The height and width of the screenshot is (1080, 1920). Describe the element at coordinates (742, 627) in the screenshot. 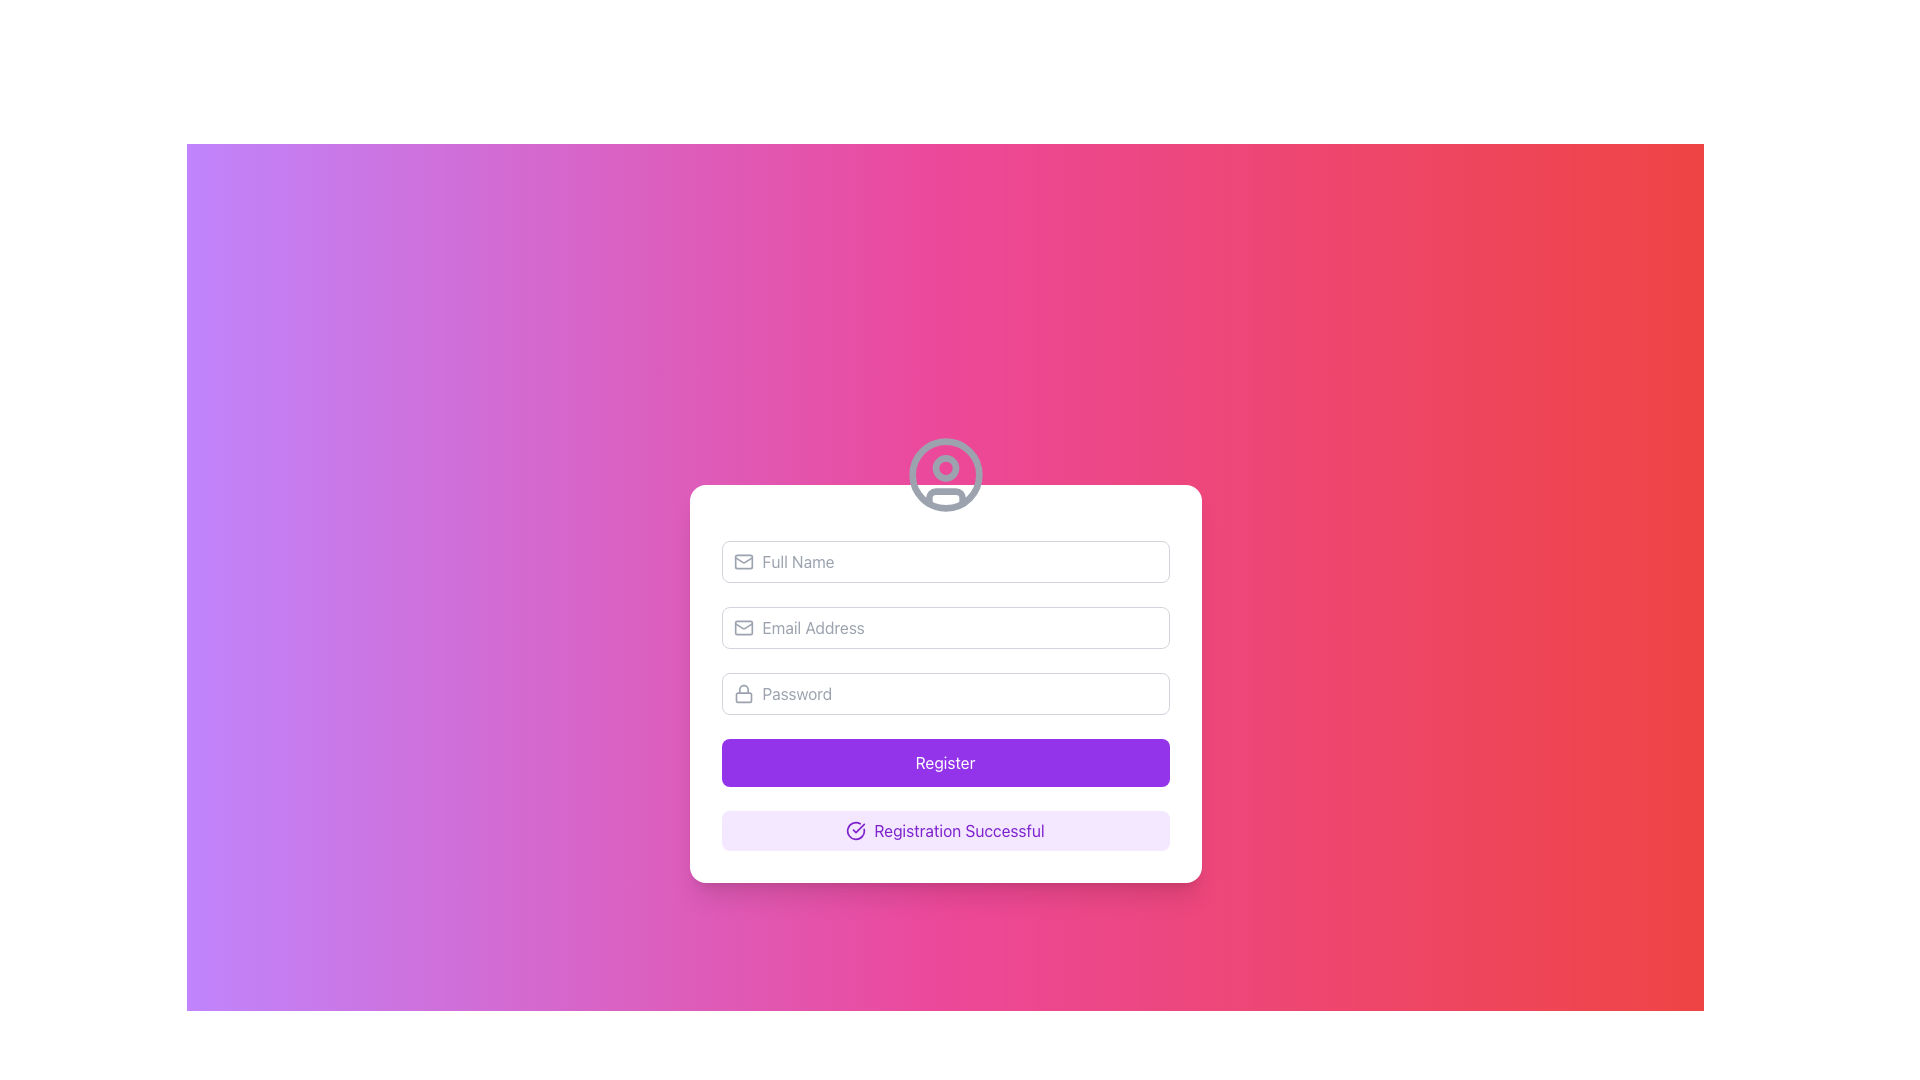

I see `the email icon located to the left of the 'Email Address' input field in the registration form to interact with the adjacent field` at that location.